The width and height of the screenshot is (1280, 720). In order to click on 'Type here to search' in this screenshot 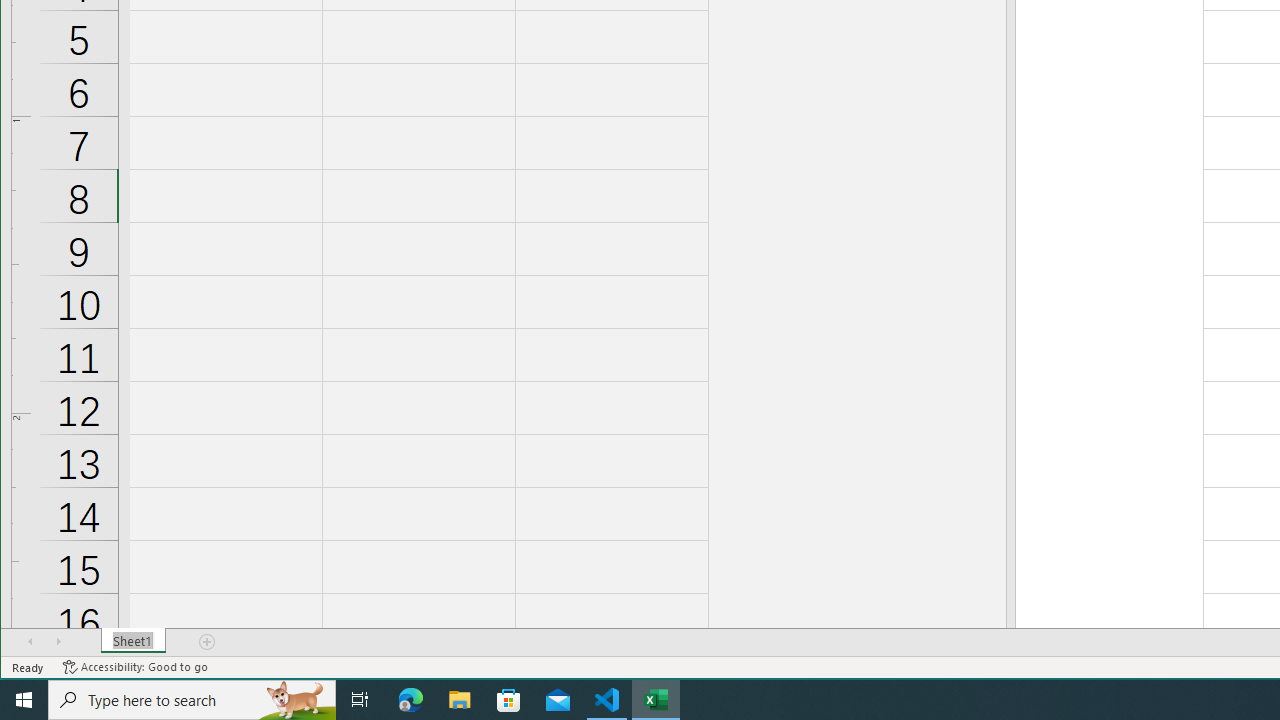, I will do `click(192, 698)`.